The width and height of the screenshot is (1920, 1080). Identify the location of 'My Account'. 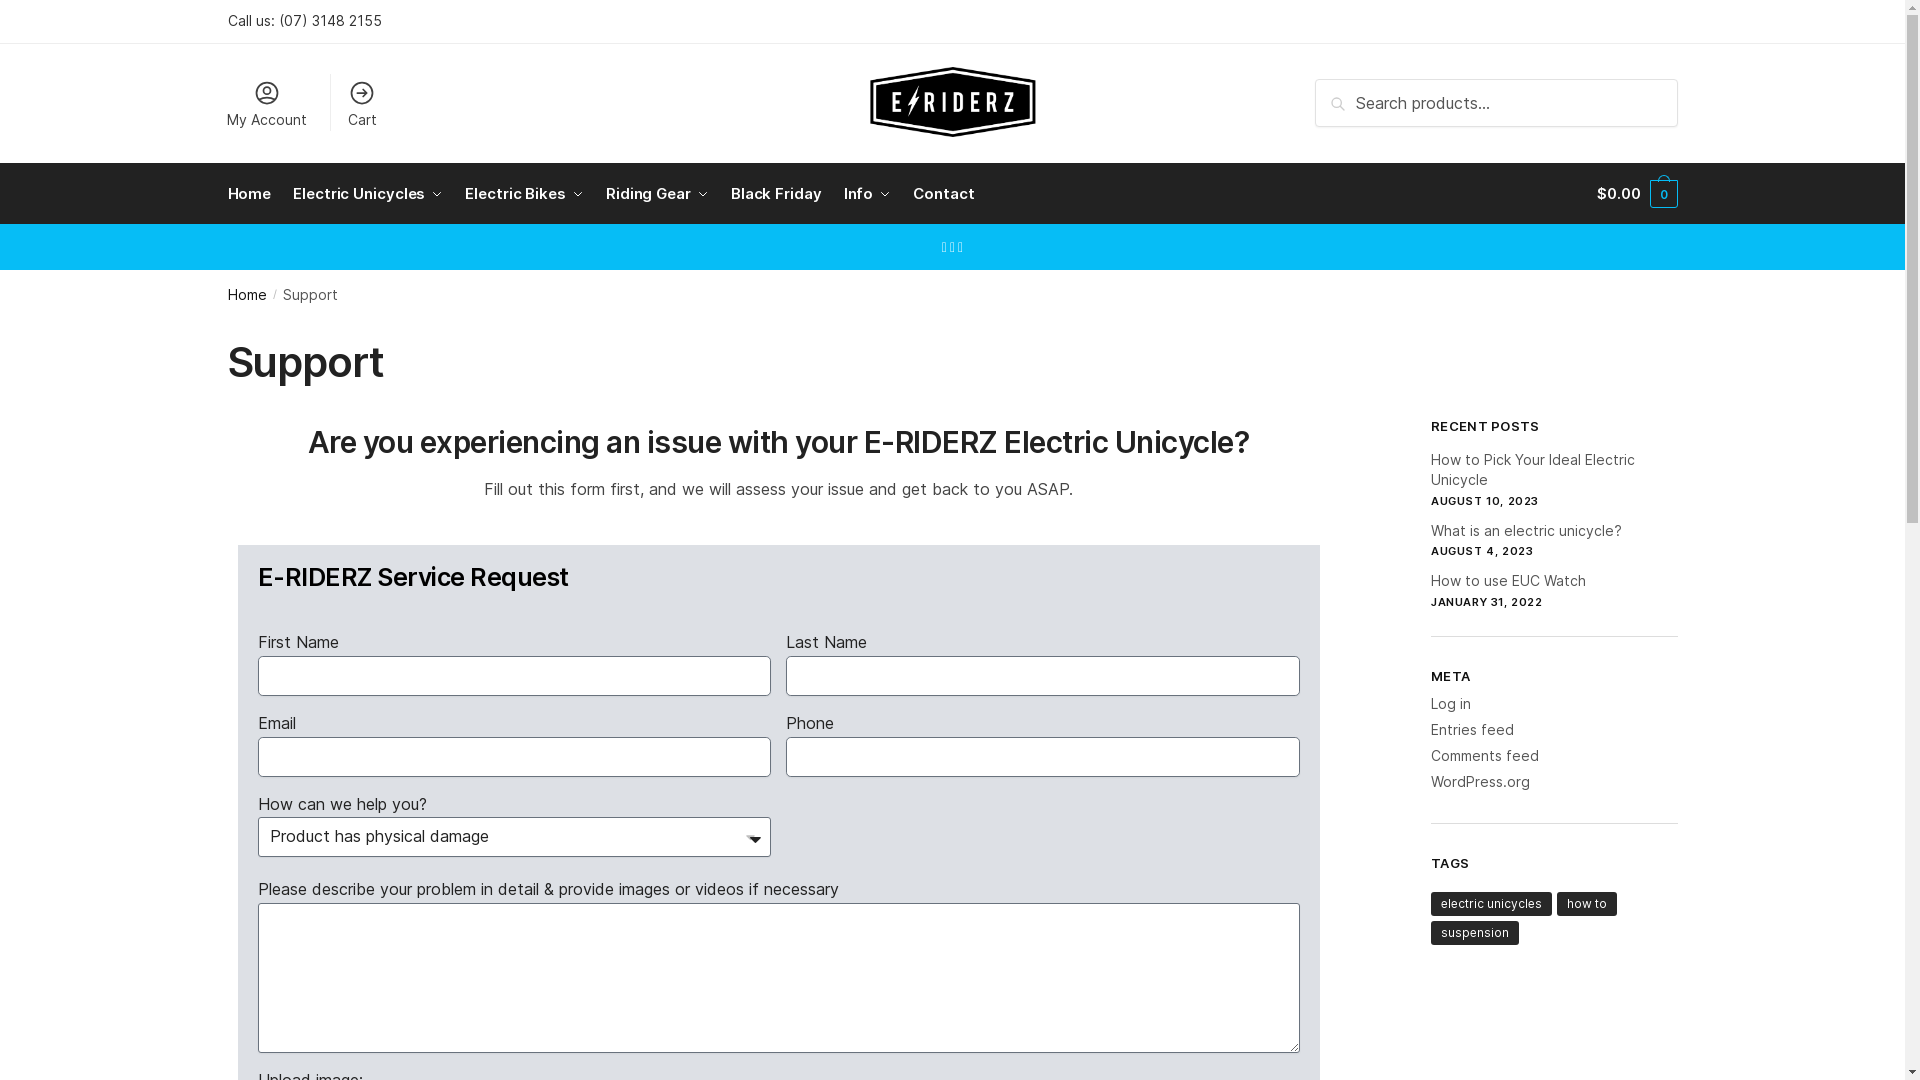
(214, 103).